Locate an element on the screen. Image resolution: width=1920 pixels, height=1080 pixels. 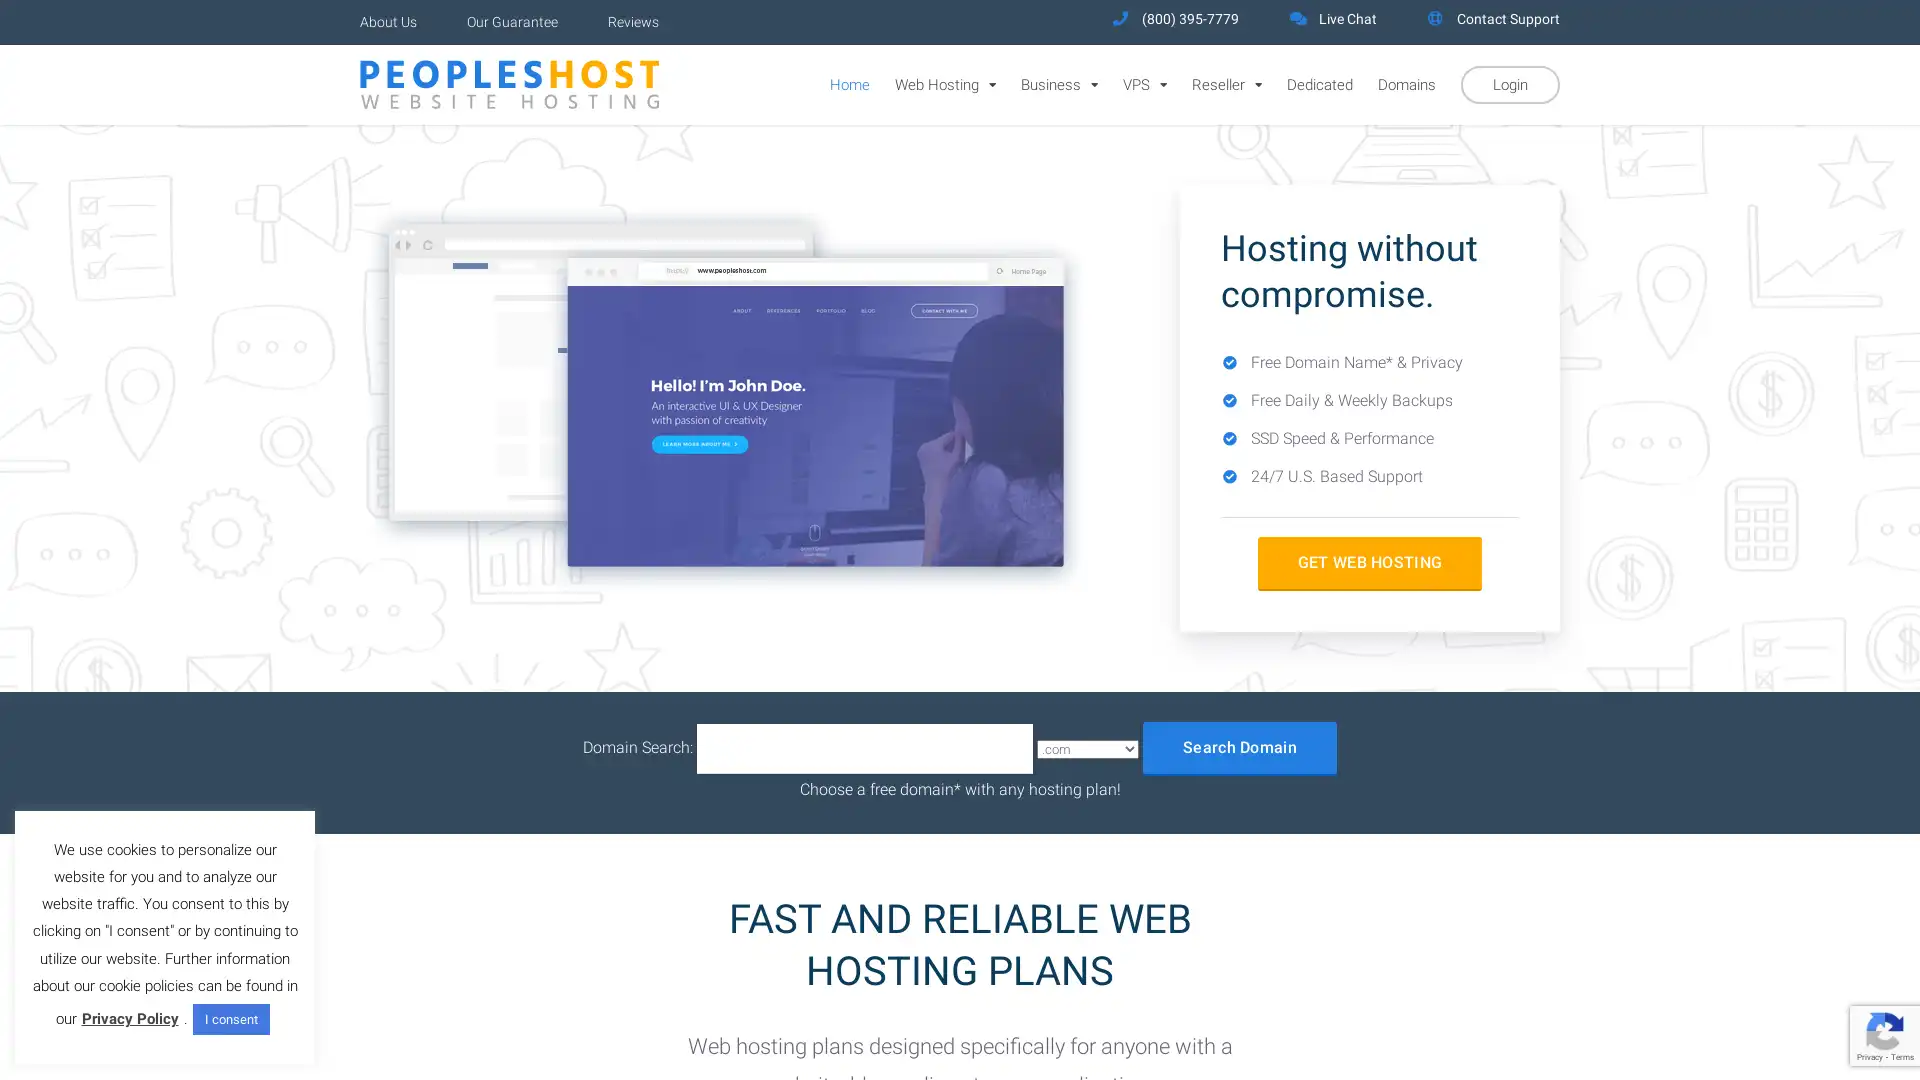
Search Domain is located at coordinates (1238, 748).